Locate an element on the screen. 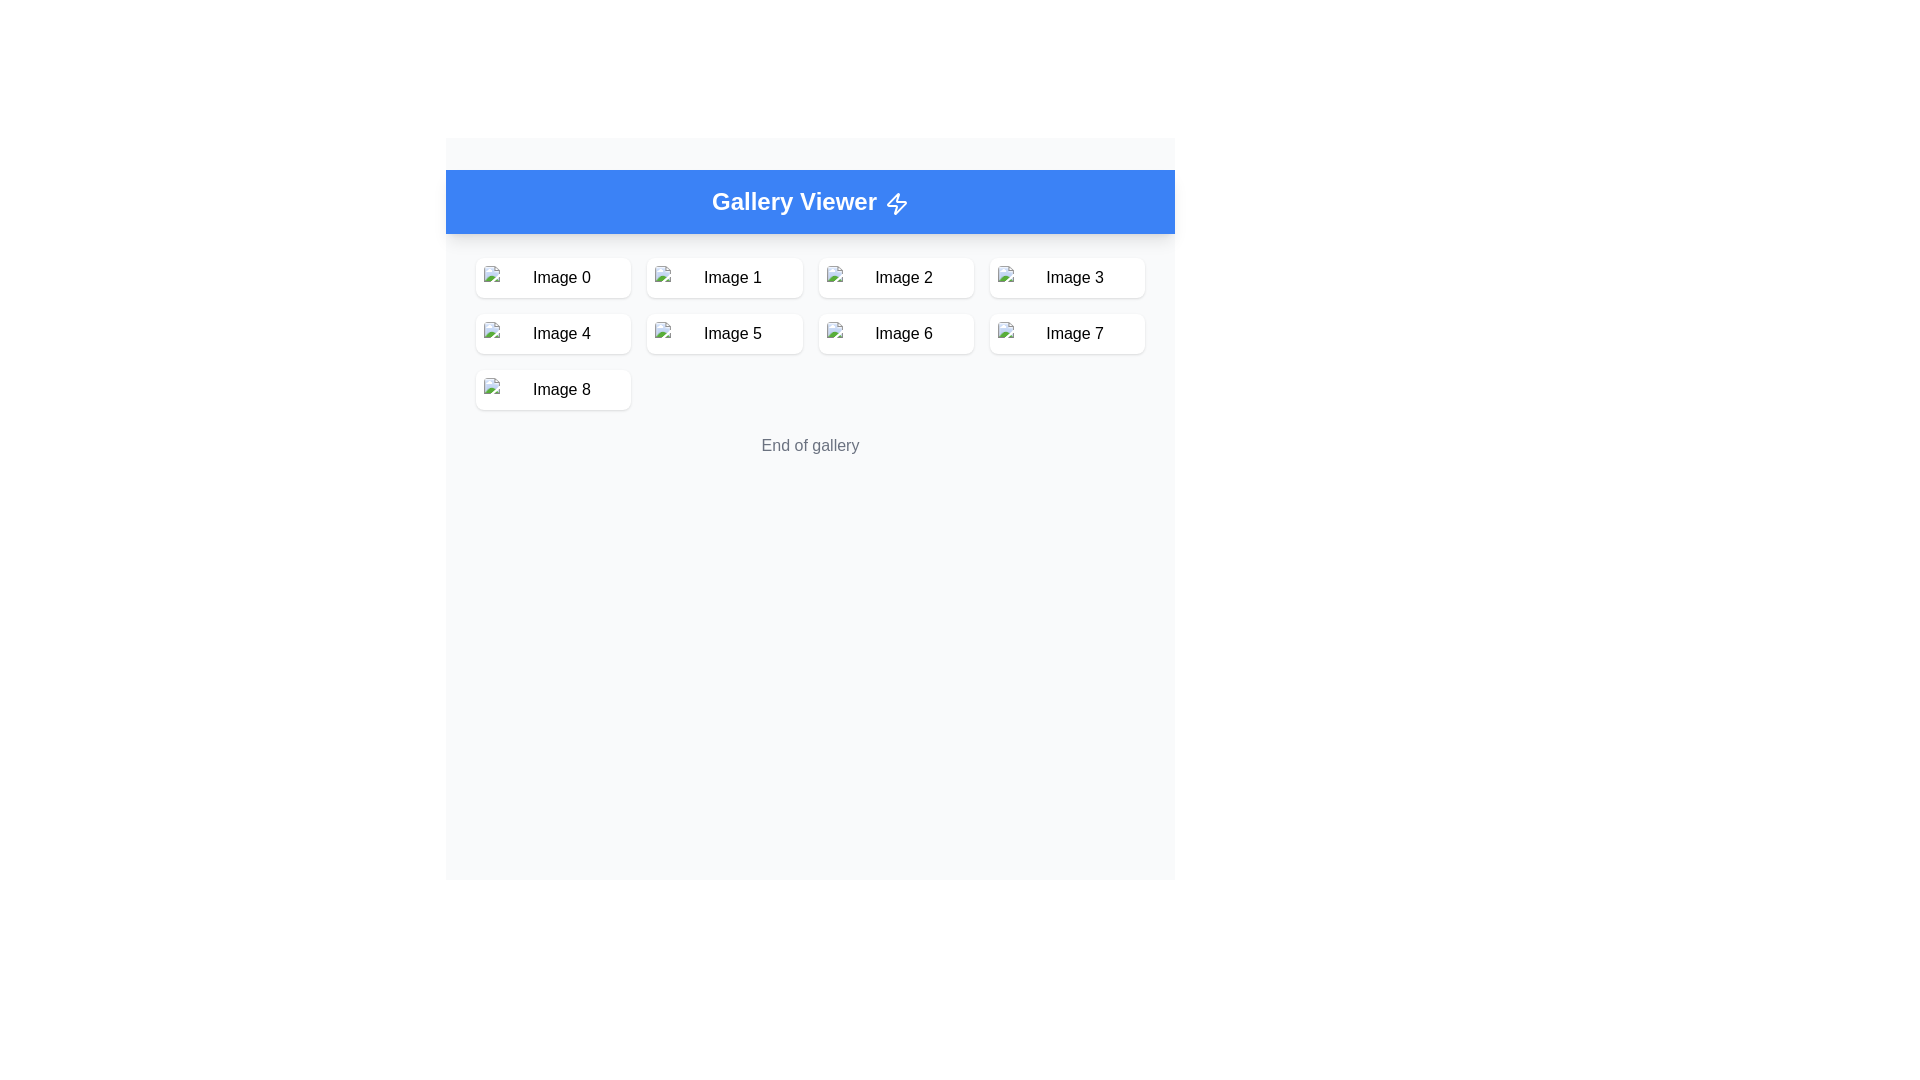  small placeholder image with alternative text 'Image 1' located in the first row and second column of the grid layout for details is located at coordinates (723, 277).